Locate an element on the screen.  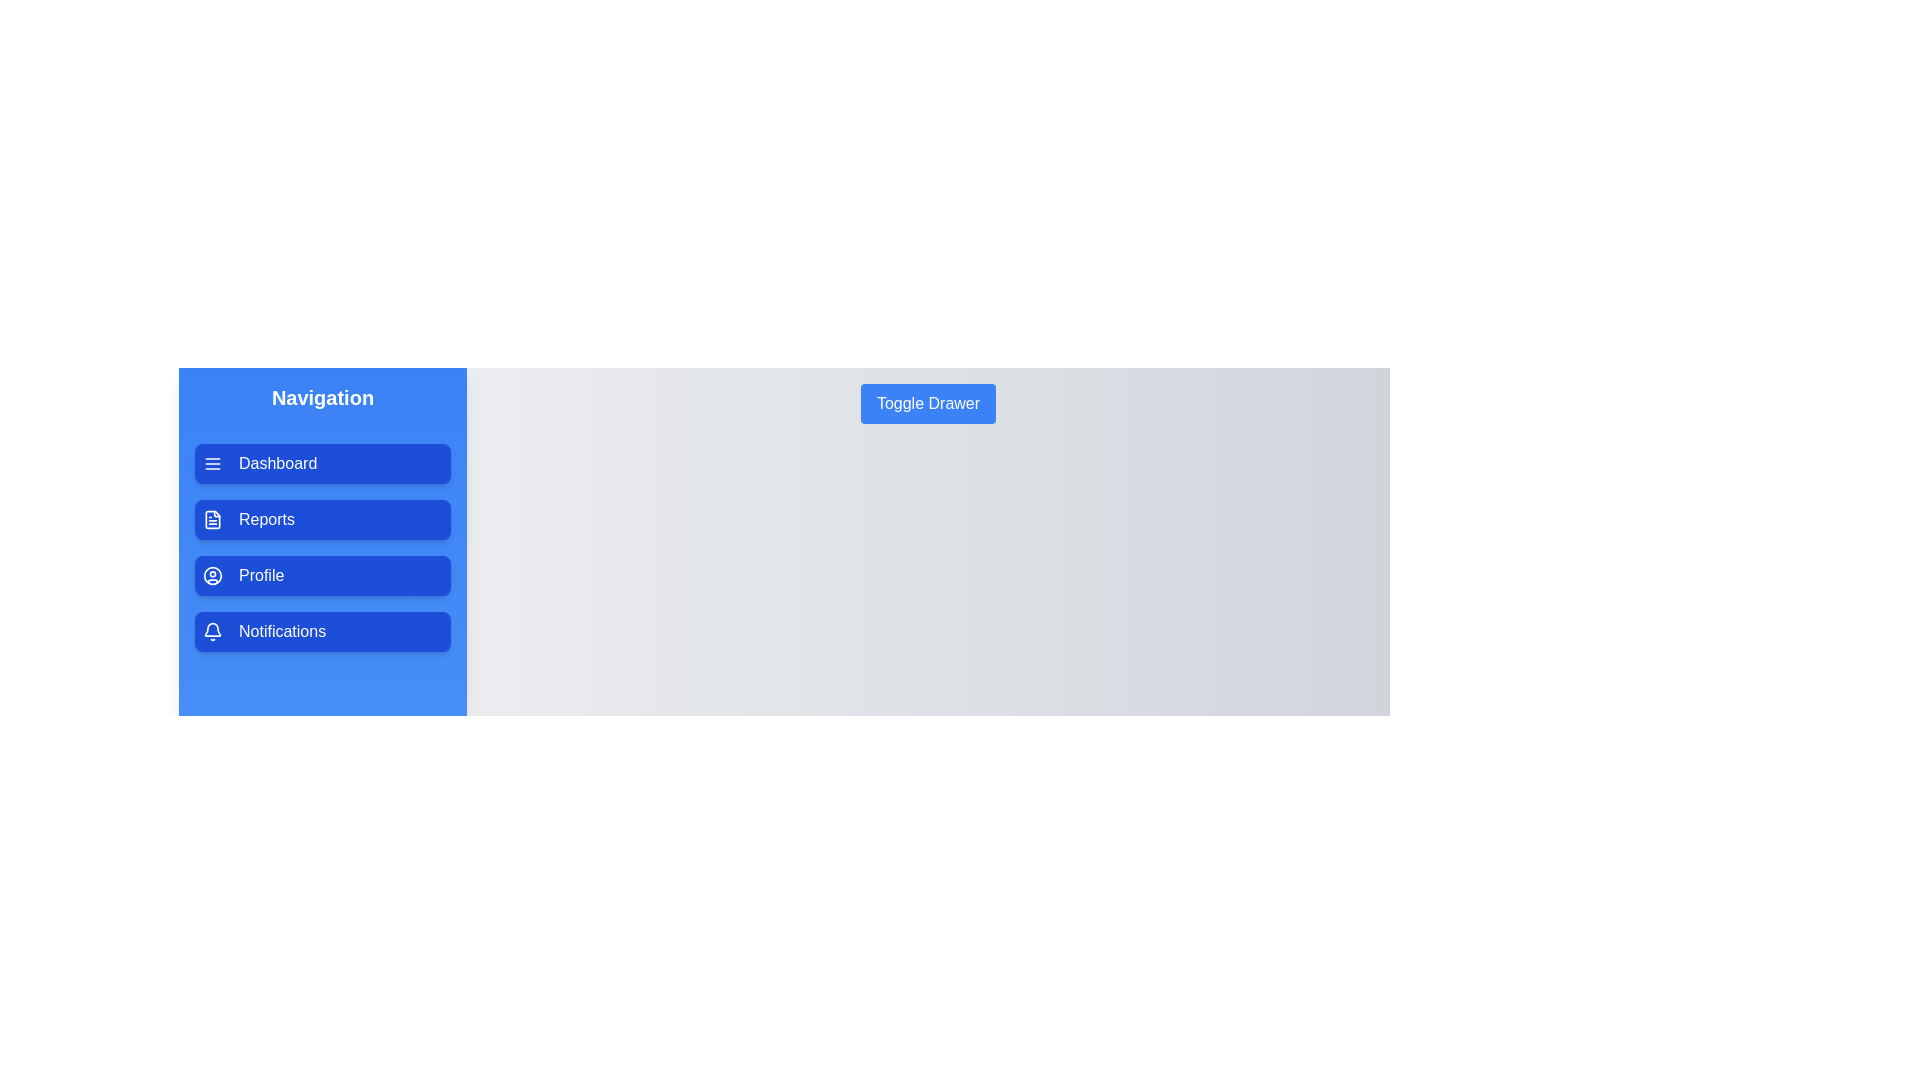
the 'Navigation' title text in the drawer is located at coordinates (322, 397).